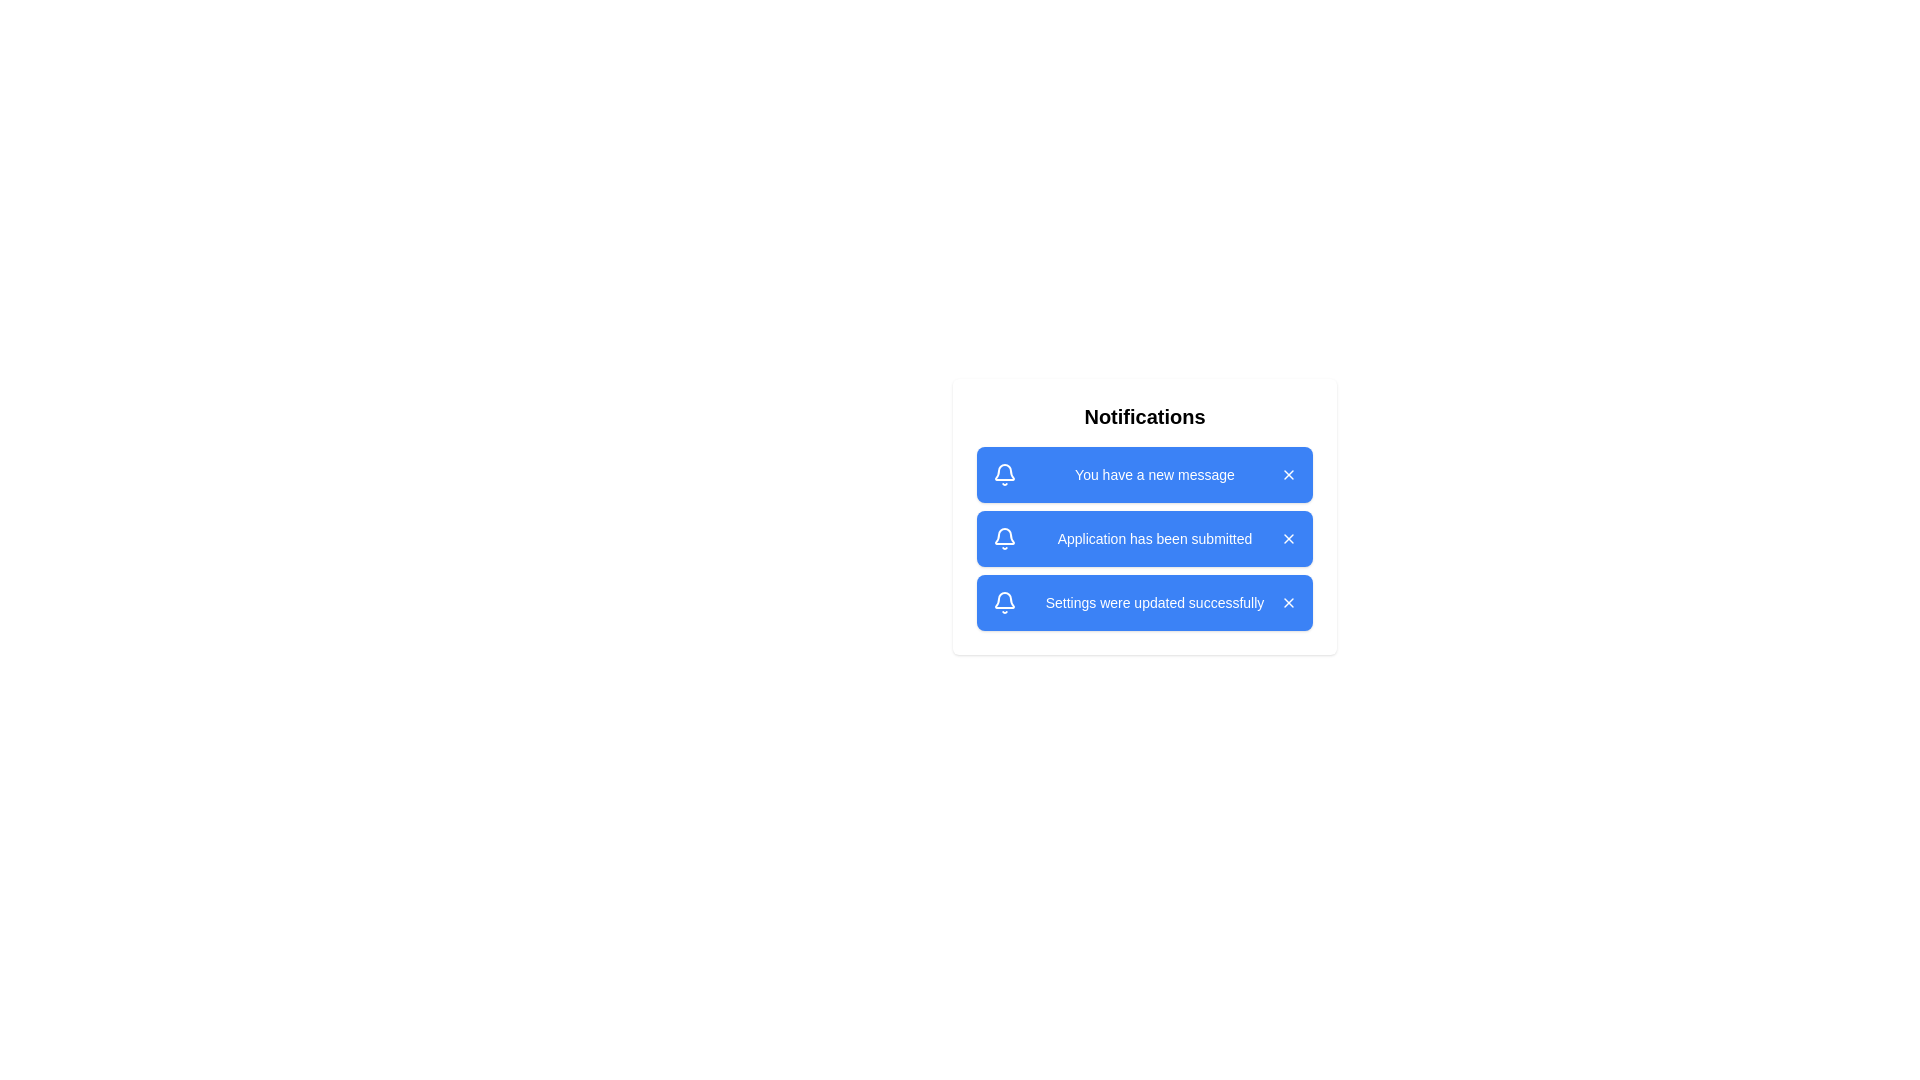 This screenshot has height=1080, width=1920. What do you see at coordinates (1004, 538) in the screenshot?
I see `the bell icon associated with the notification 2` at bounding box center [1004, 538].